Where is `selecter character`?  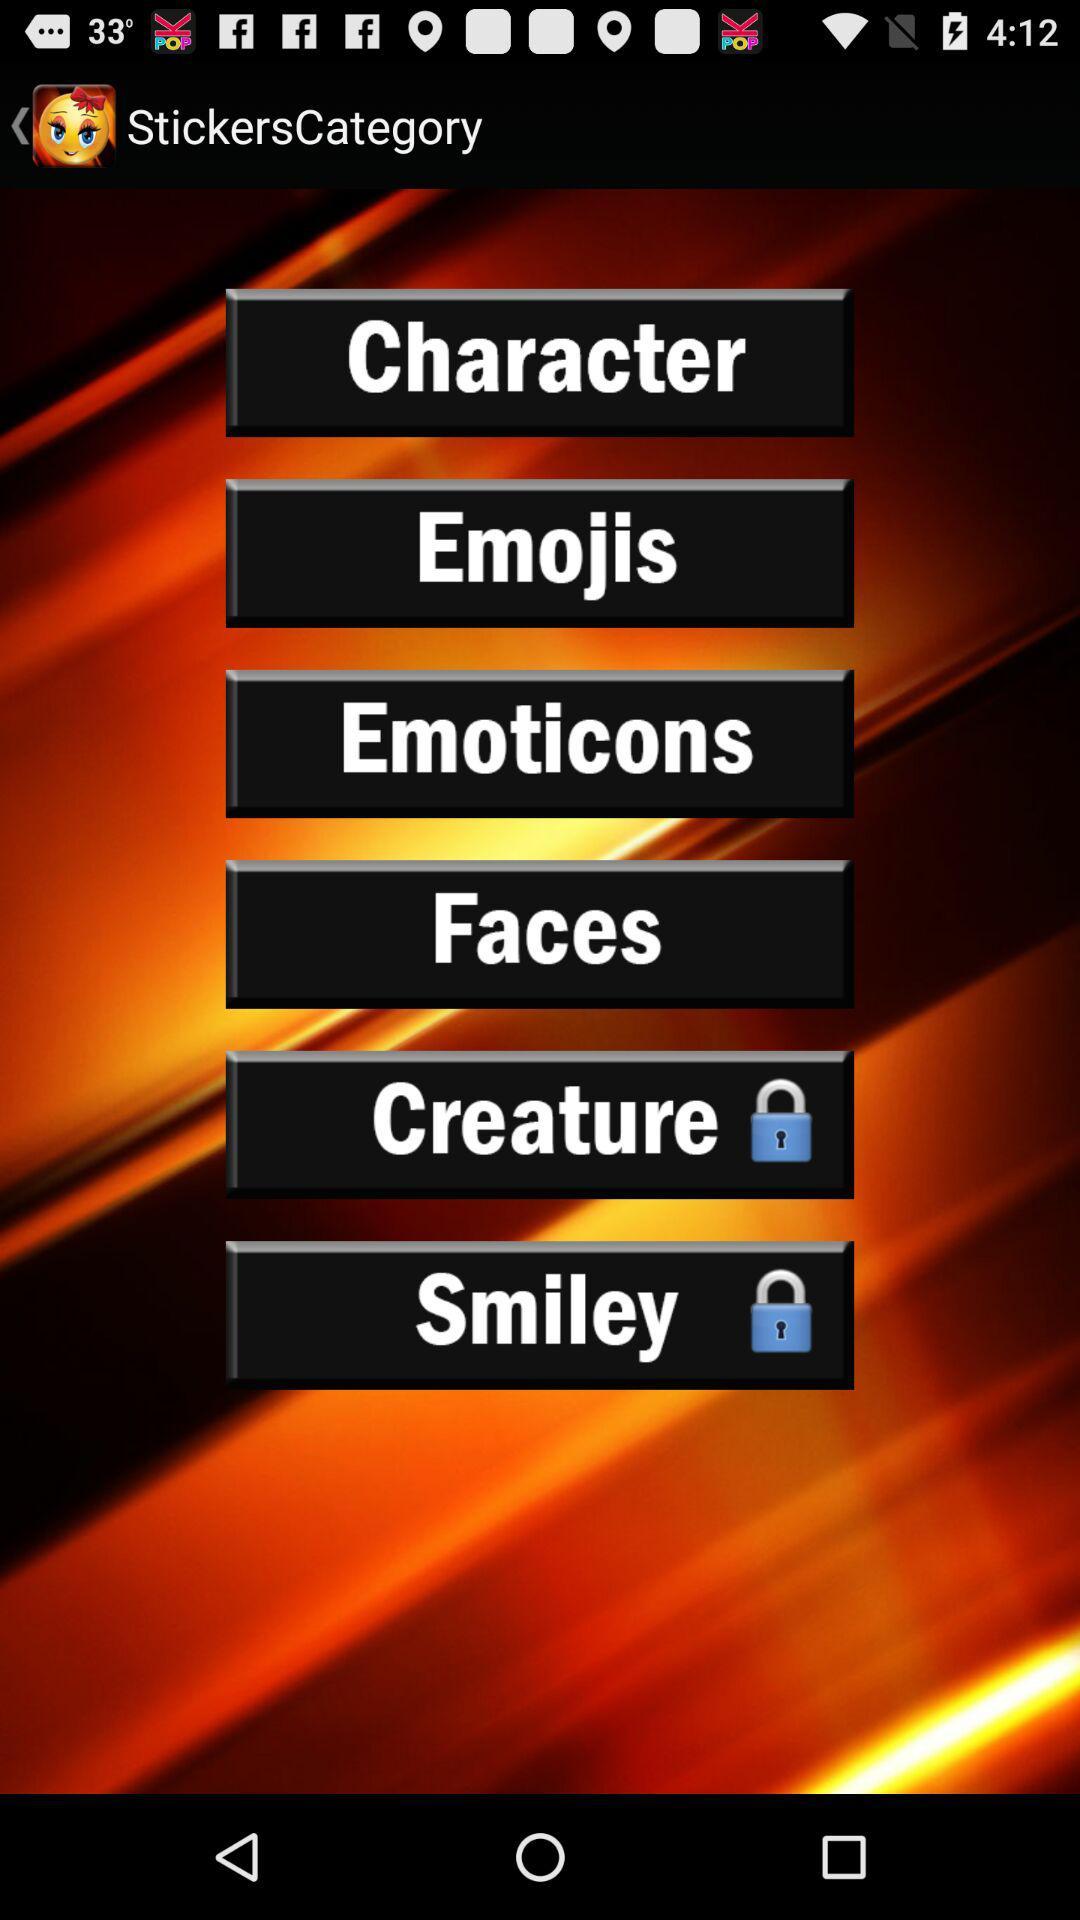 selecter character is located at coordinates (540, 363).